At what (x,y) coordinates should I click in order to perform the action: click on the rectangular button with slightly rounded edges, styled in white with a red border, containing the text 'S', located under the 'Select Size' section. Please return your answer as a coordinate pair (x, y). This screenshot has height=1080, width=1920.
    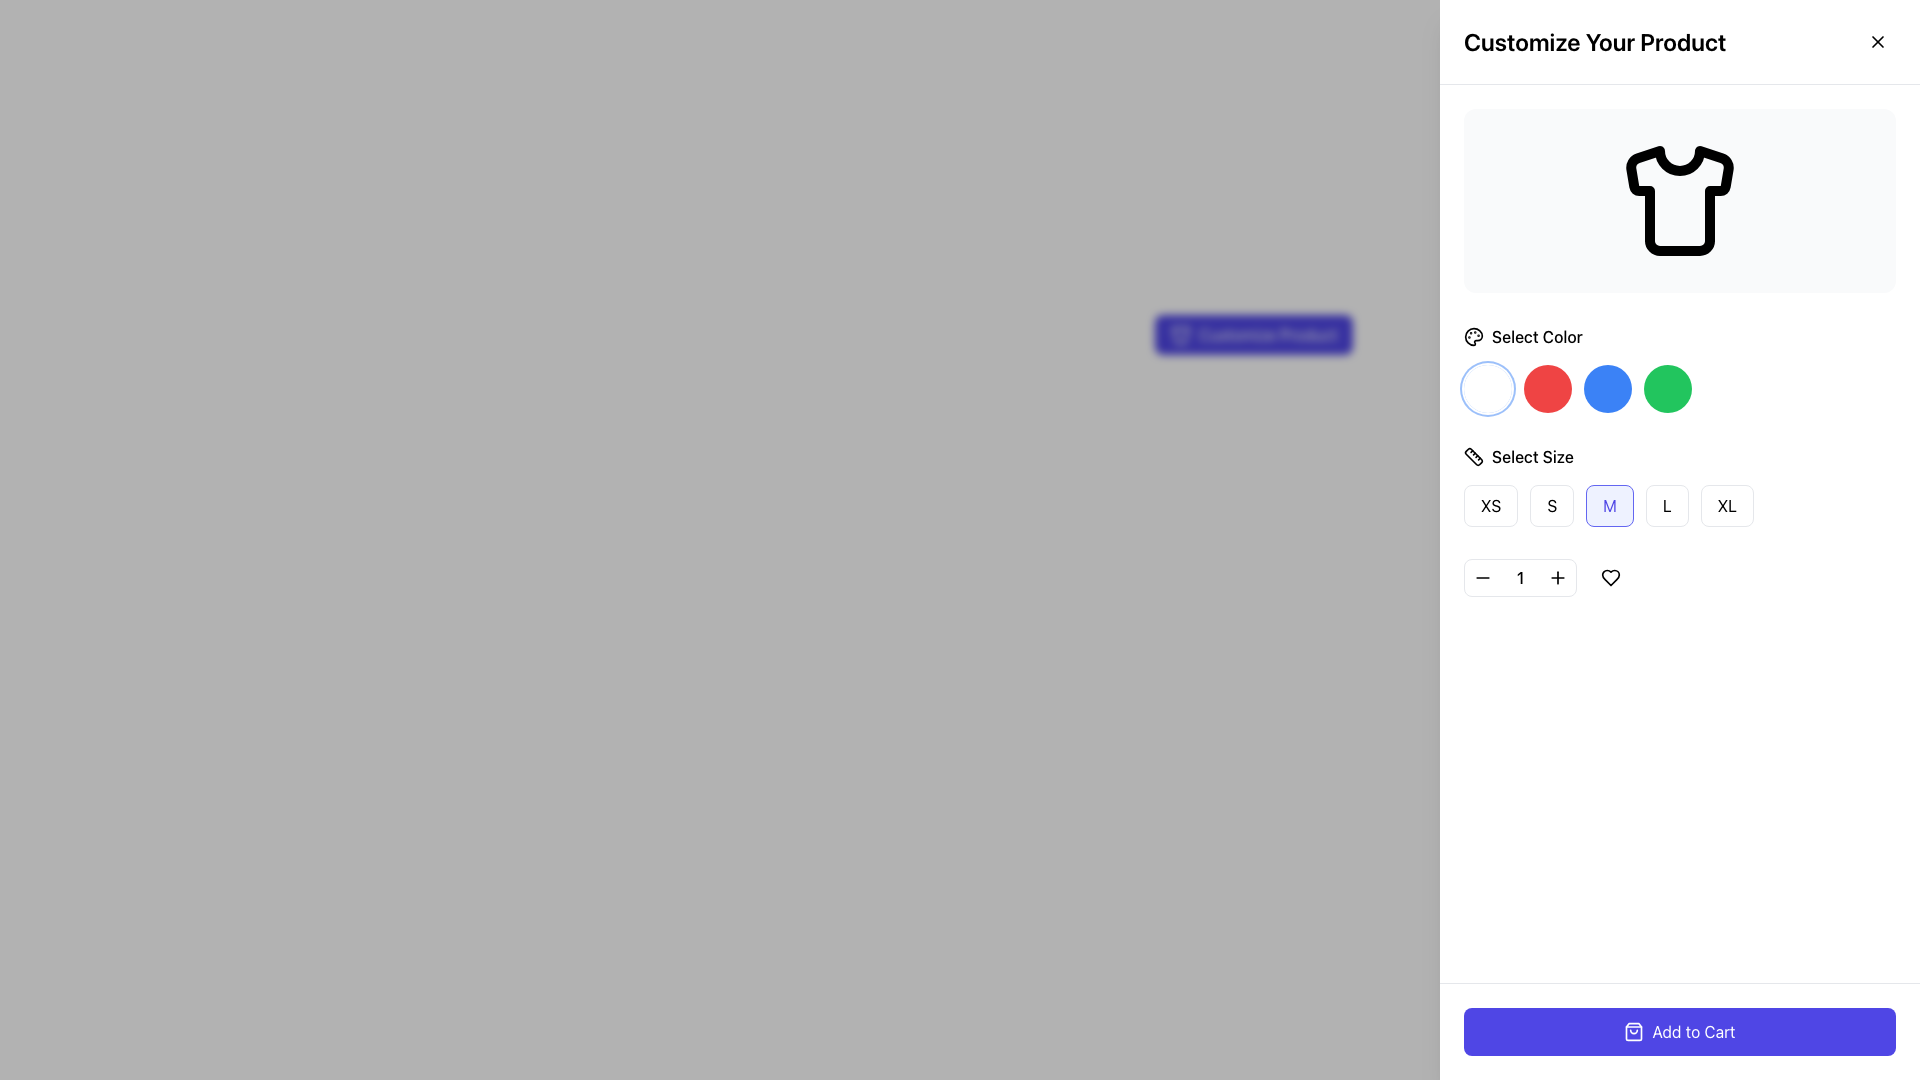
    Looking at the image, I should click on (1551, 504).